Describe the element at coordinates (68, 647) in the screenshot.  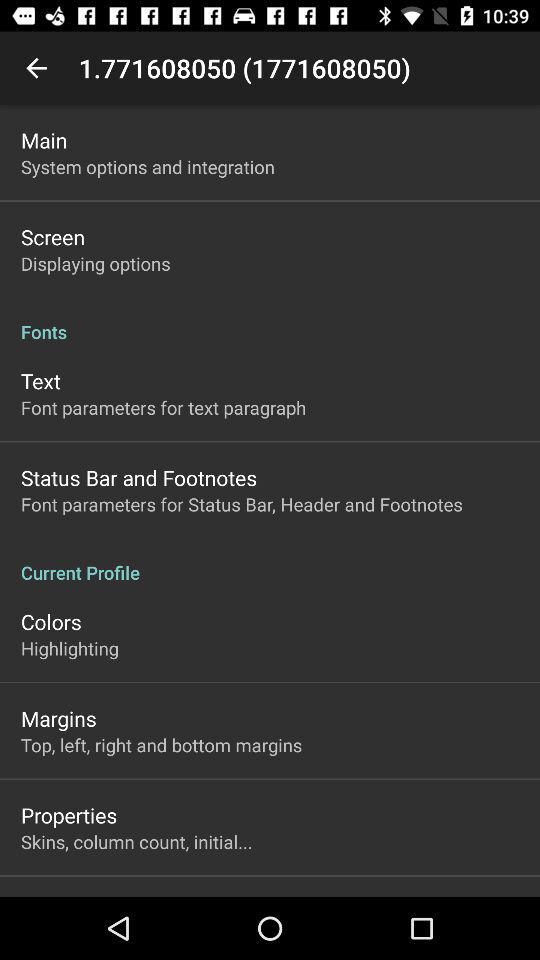
I see `app below the colors` at that location.